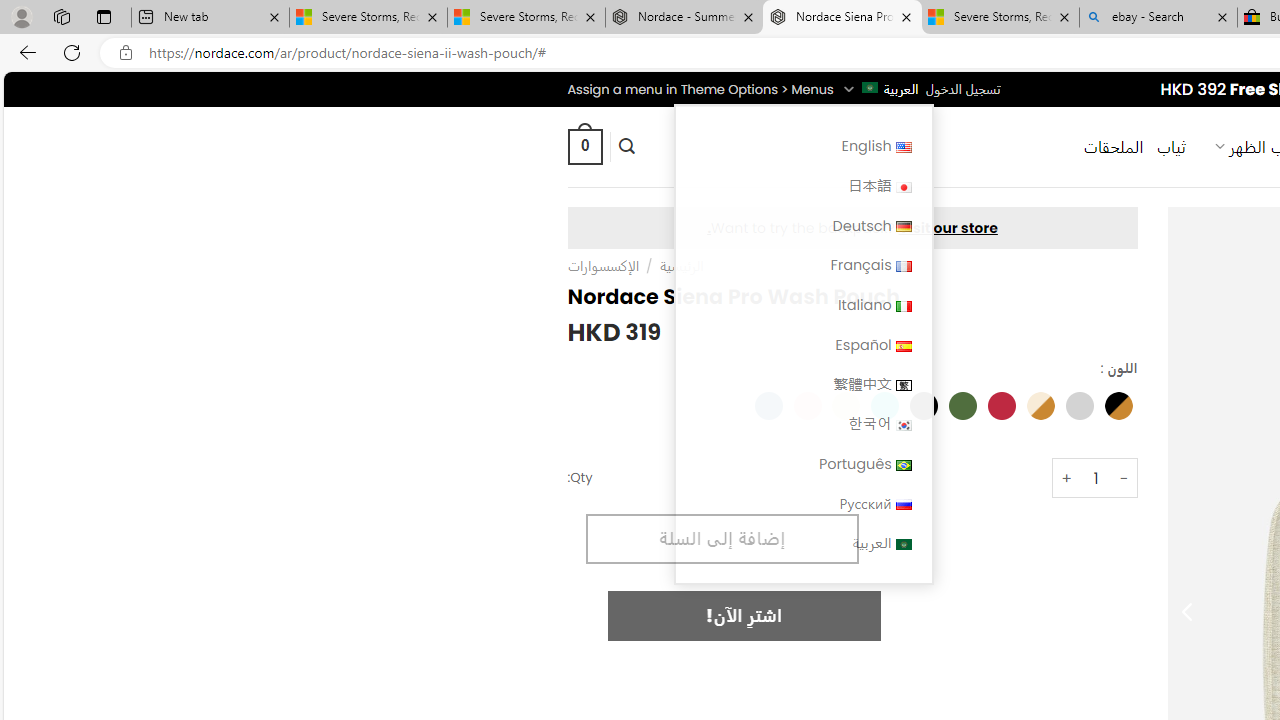  I want to click on ' 0 ', so click(583, 145).